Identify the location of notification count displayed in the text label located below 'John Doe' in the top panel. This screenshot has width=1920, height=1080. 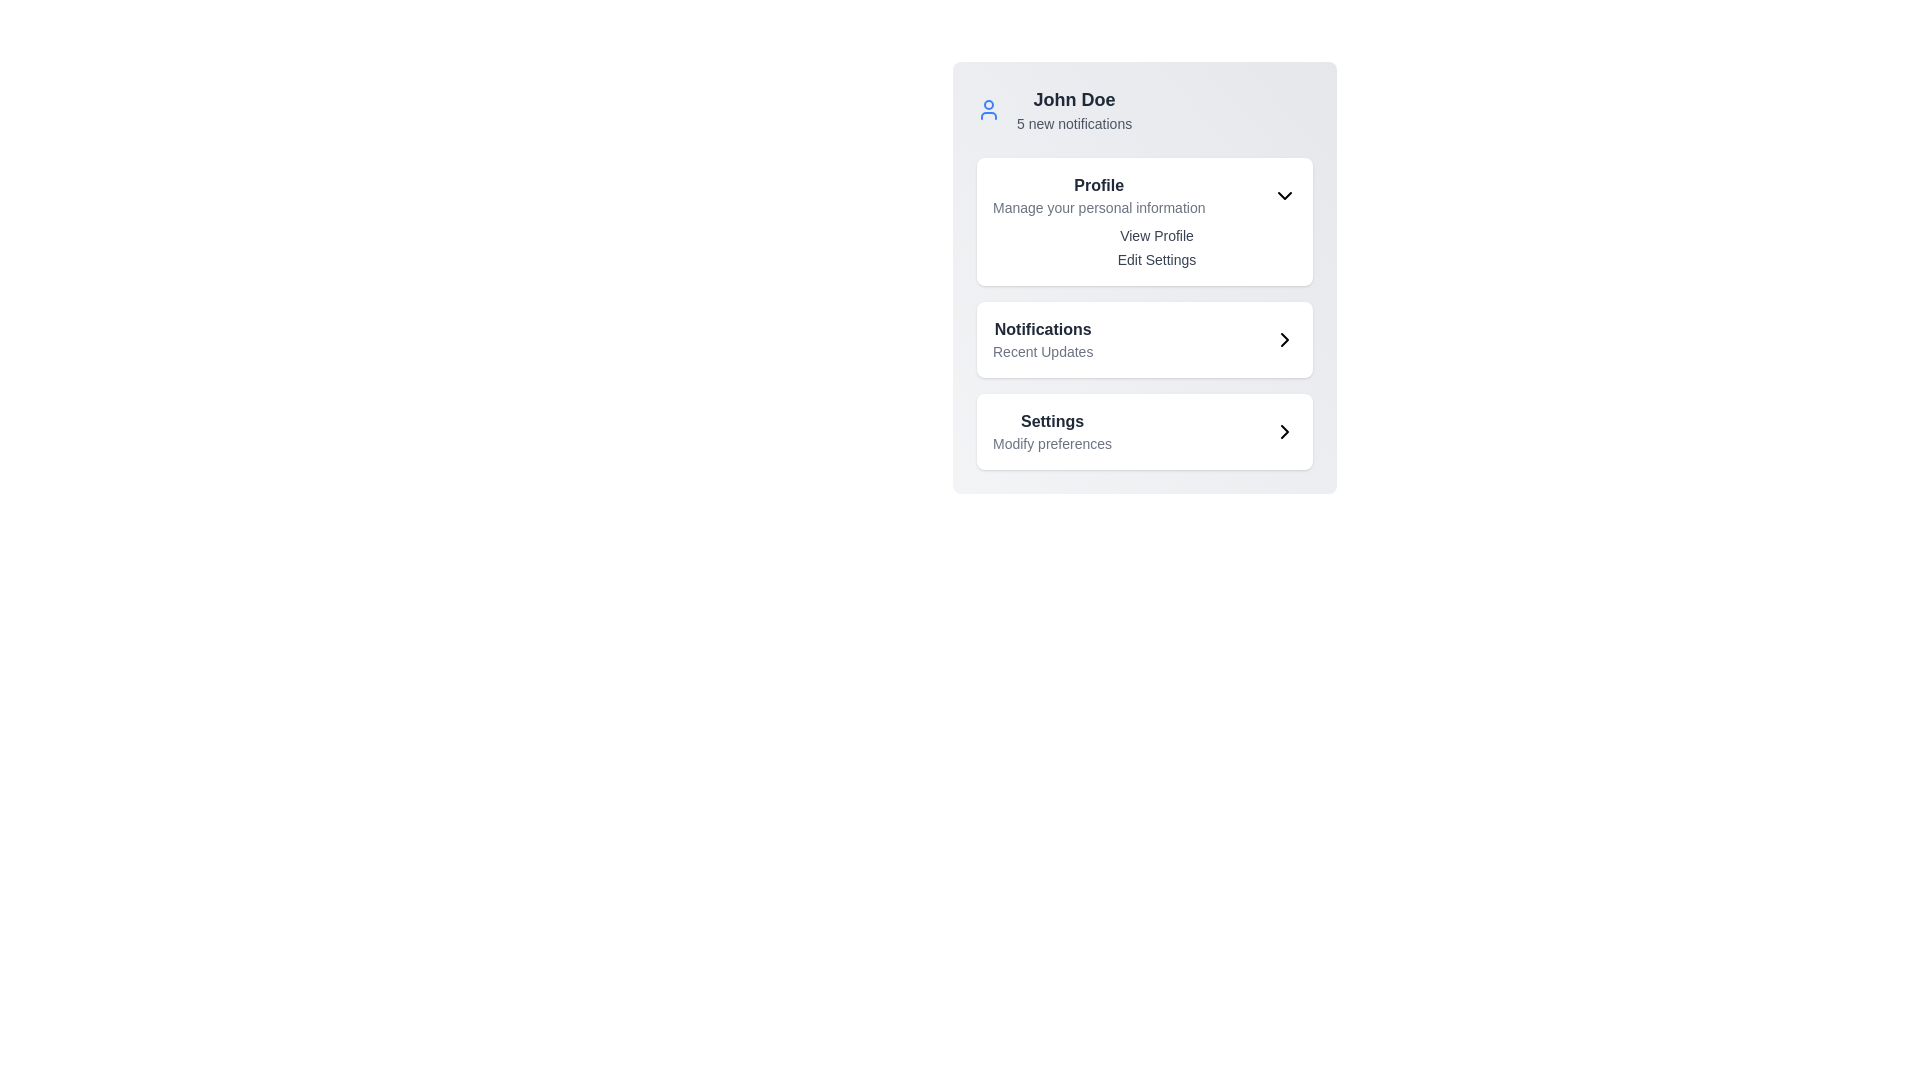
(1073, 123).